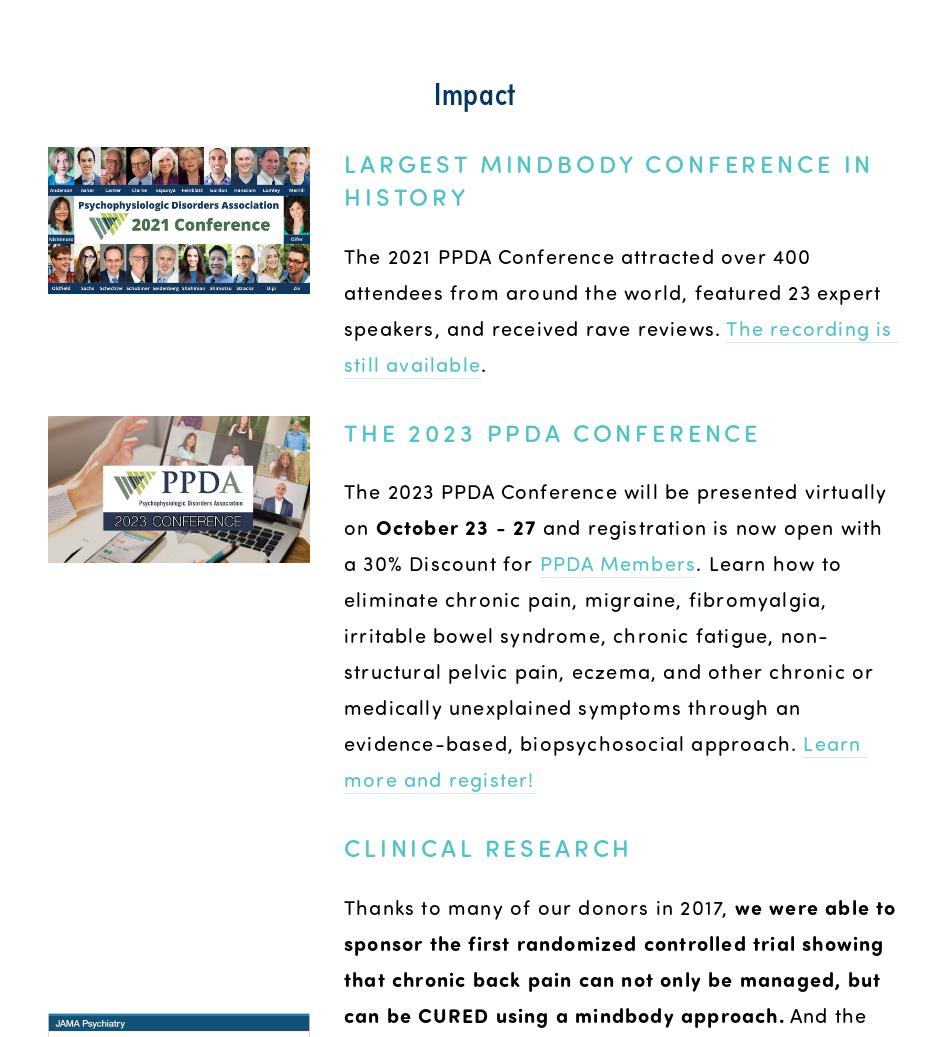 Image resolution: width=950 pixels, height=1037 pixels. I want to click on 'largest mindbody conference in history', so click(613, 177).